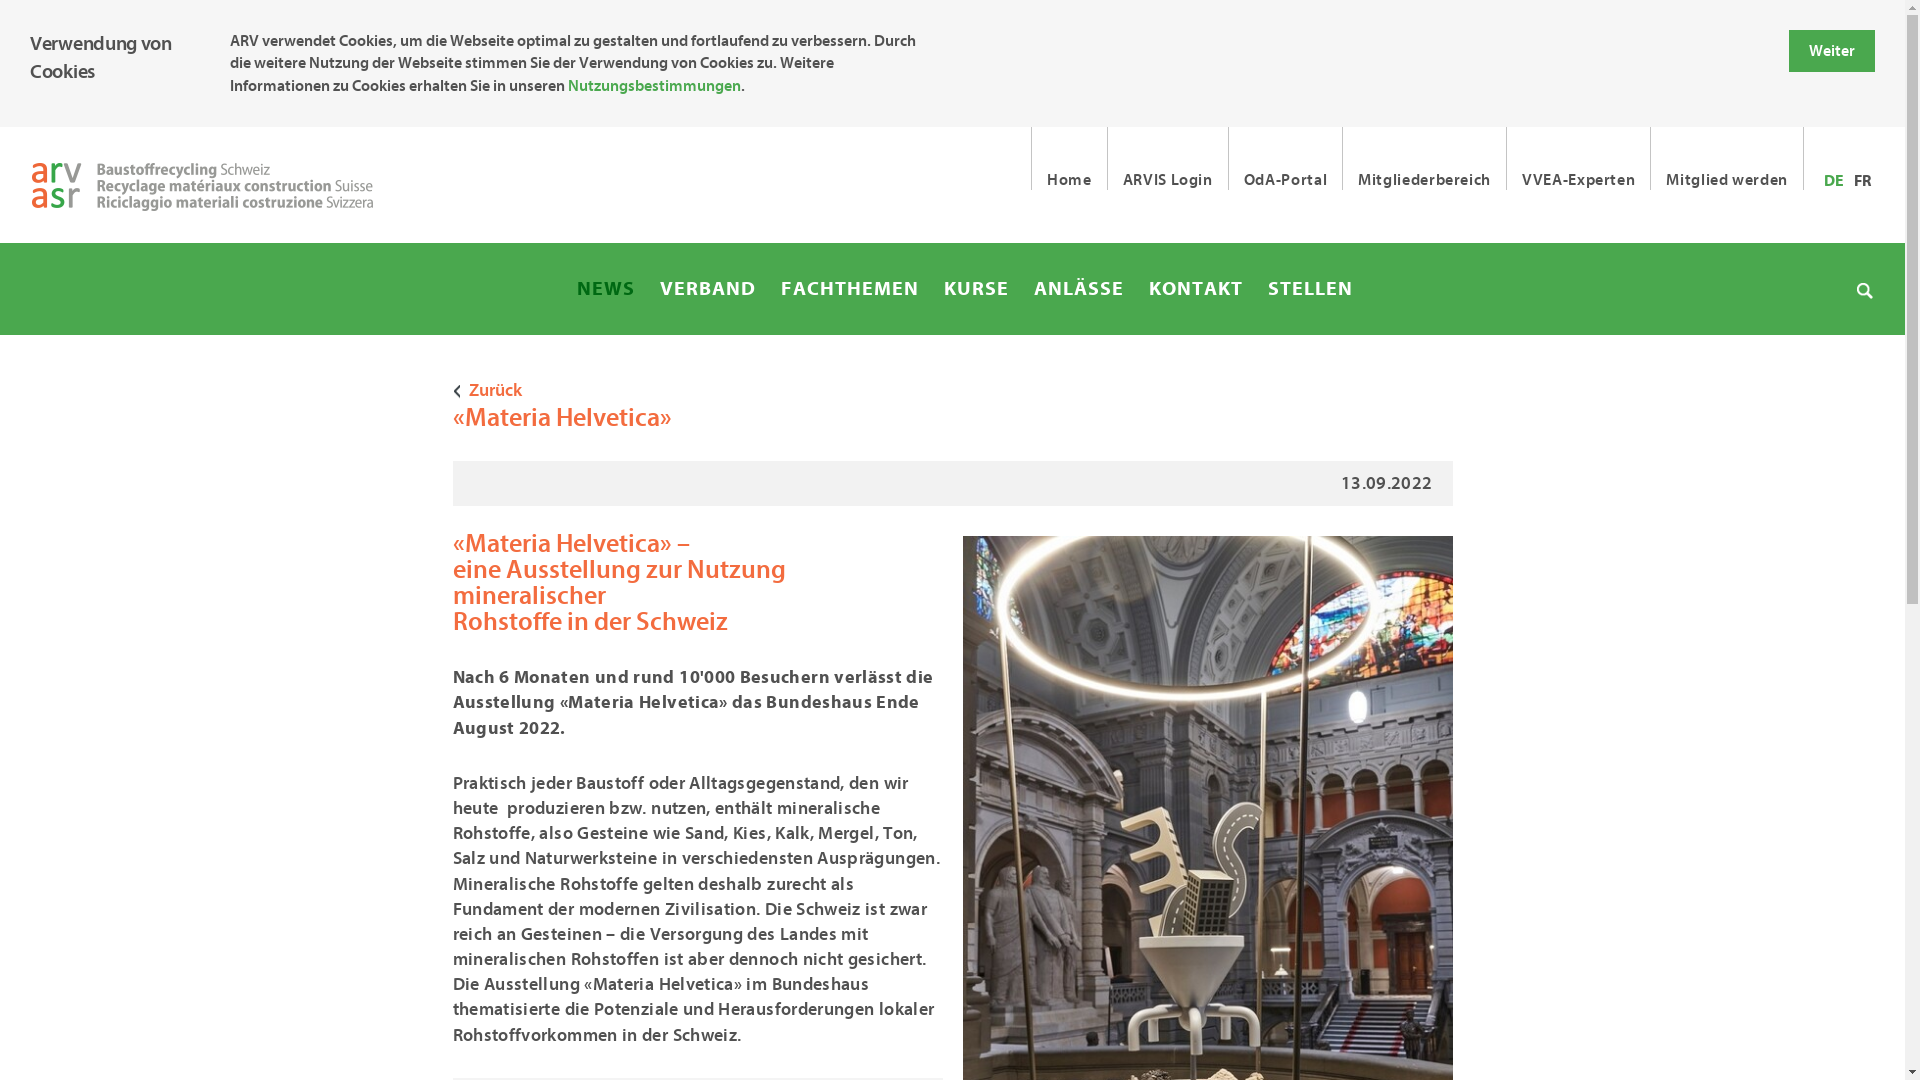 The image size is (1920, 1080). Describe the element at coordinates (1285, 157) in the screenshot. I see `'OdA-Portal'` at that location.